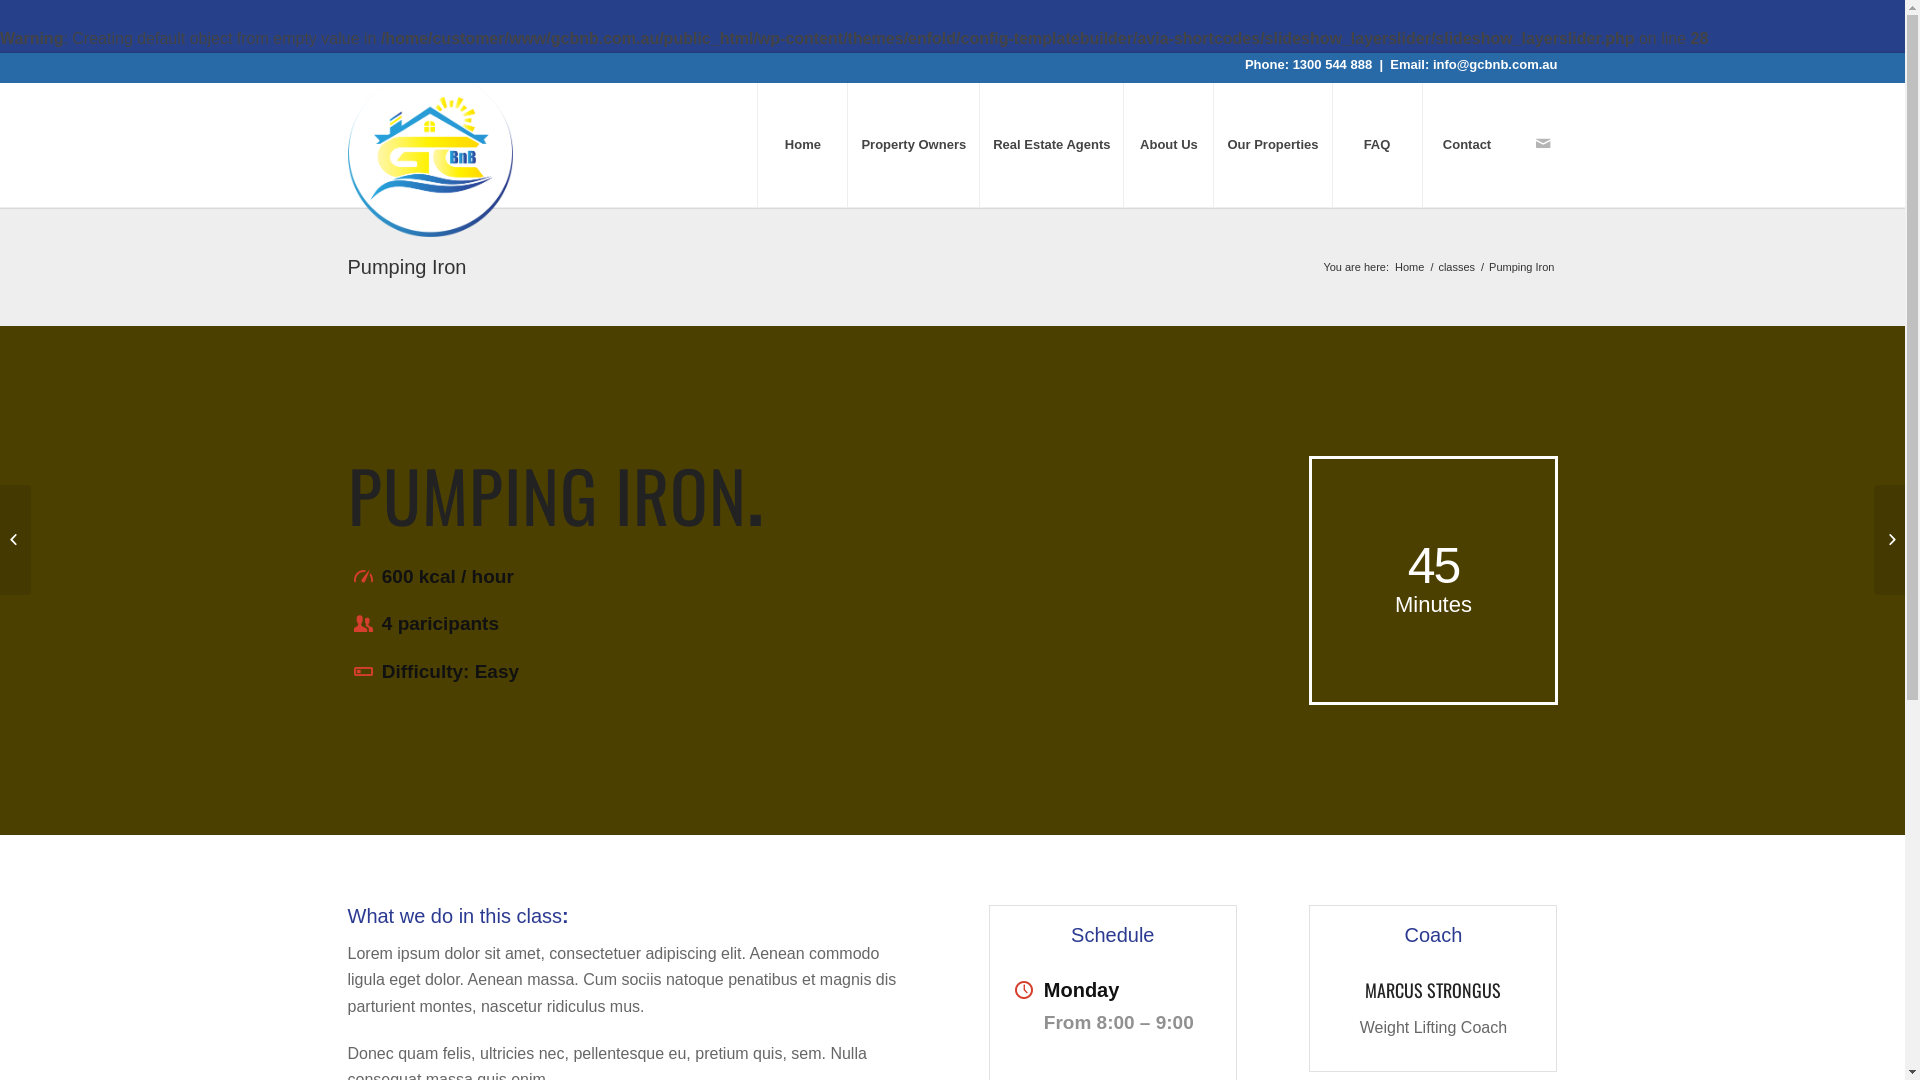 Image resolution: width=1920 pixels, height=1080 pixels. What do you see at coordinates (1050, 143) in the screenshot?
I see `'Real Estate Agents'` at bounding box center [1050, 143].